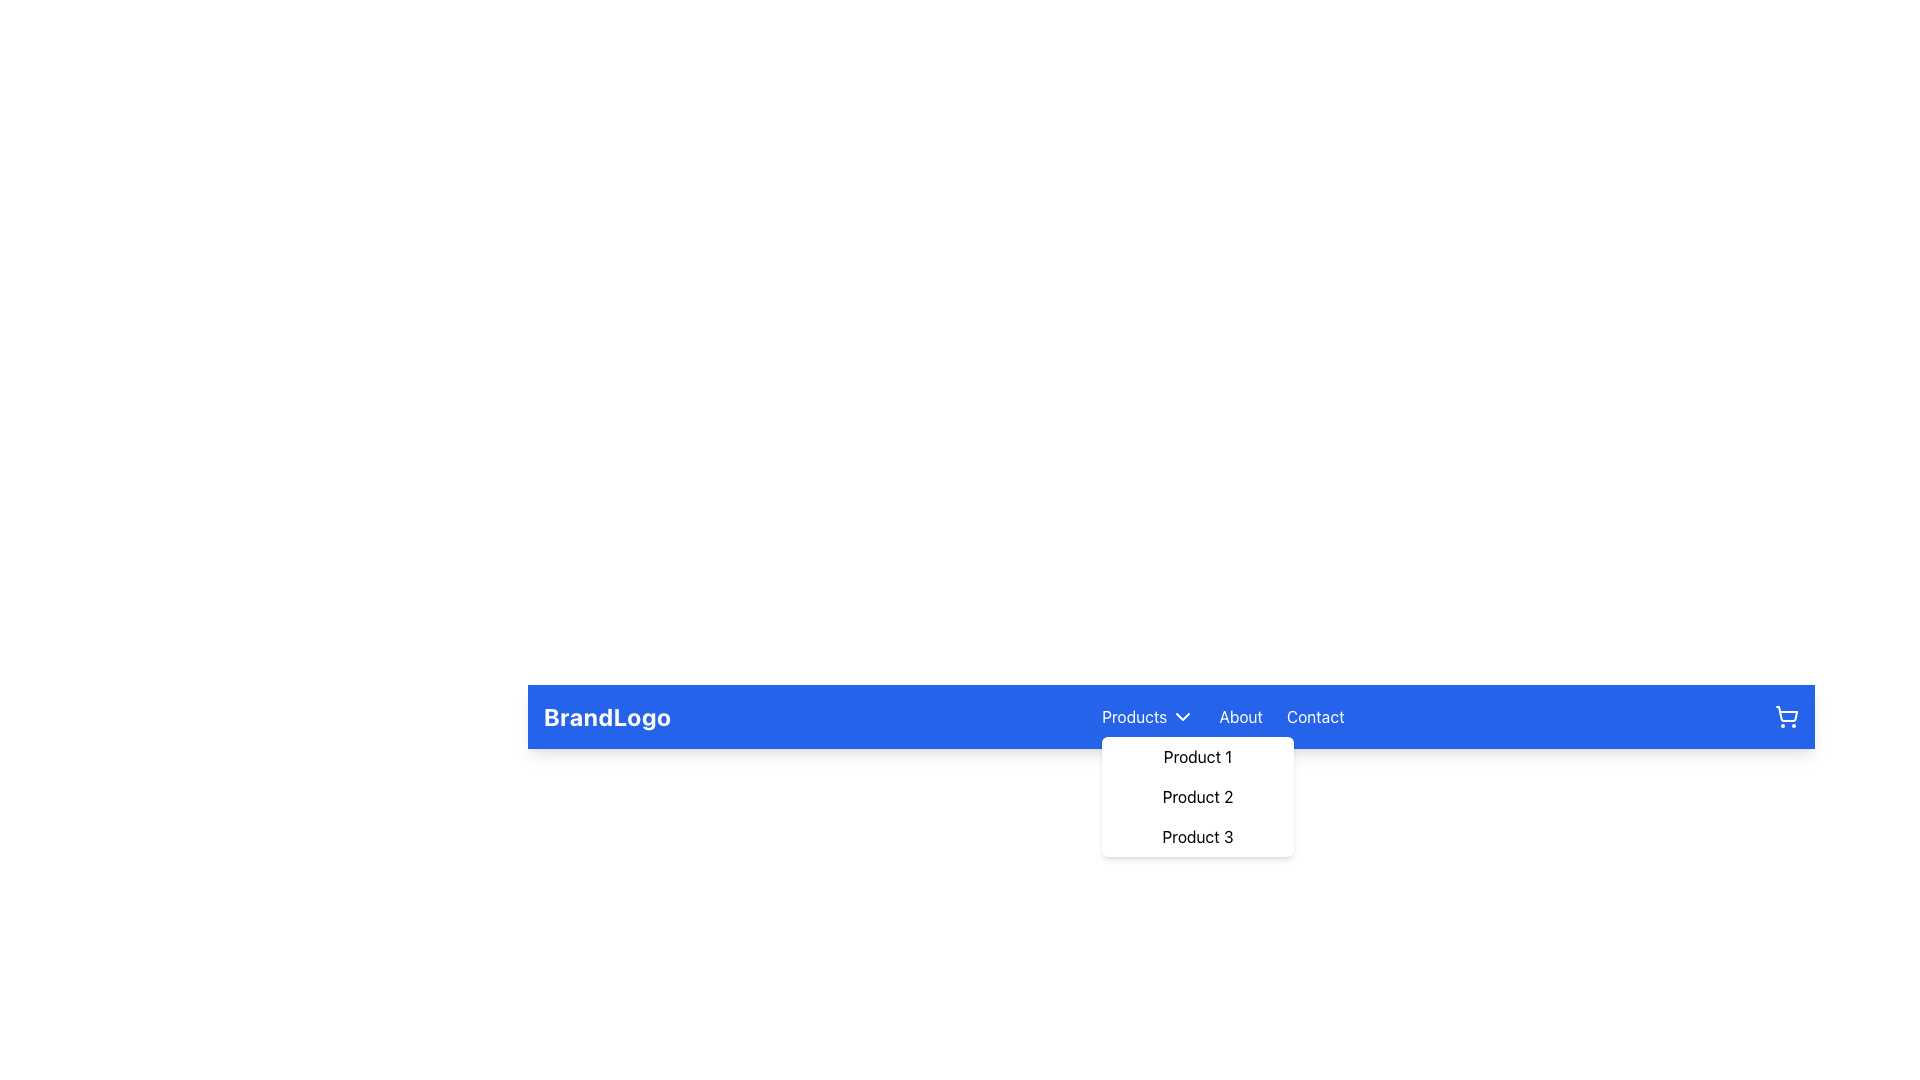  I want to click on the shopping cart icon located at the far right of the blue navigation bar at the top of the webpage, so click(1786, 716).